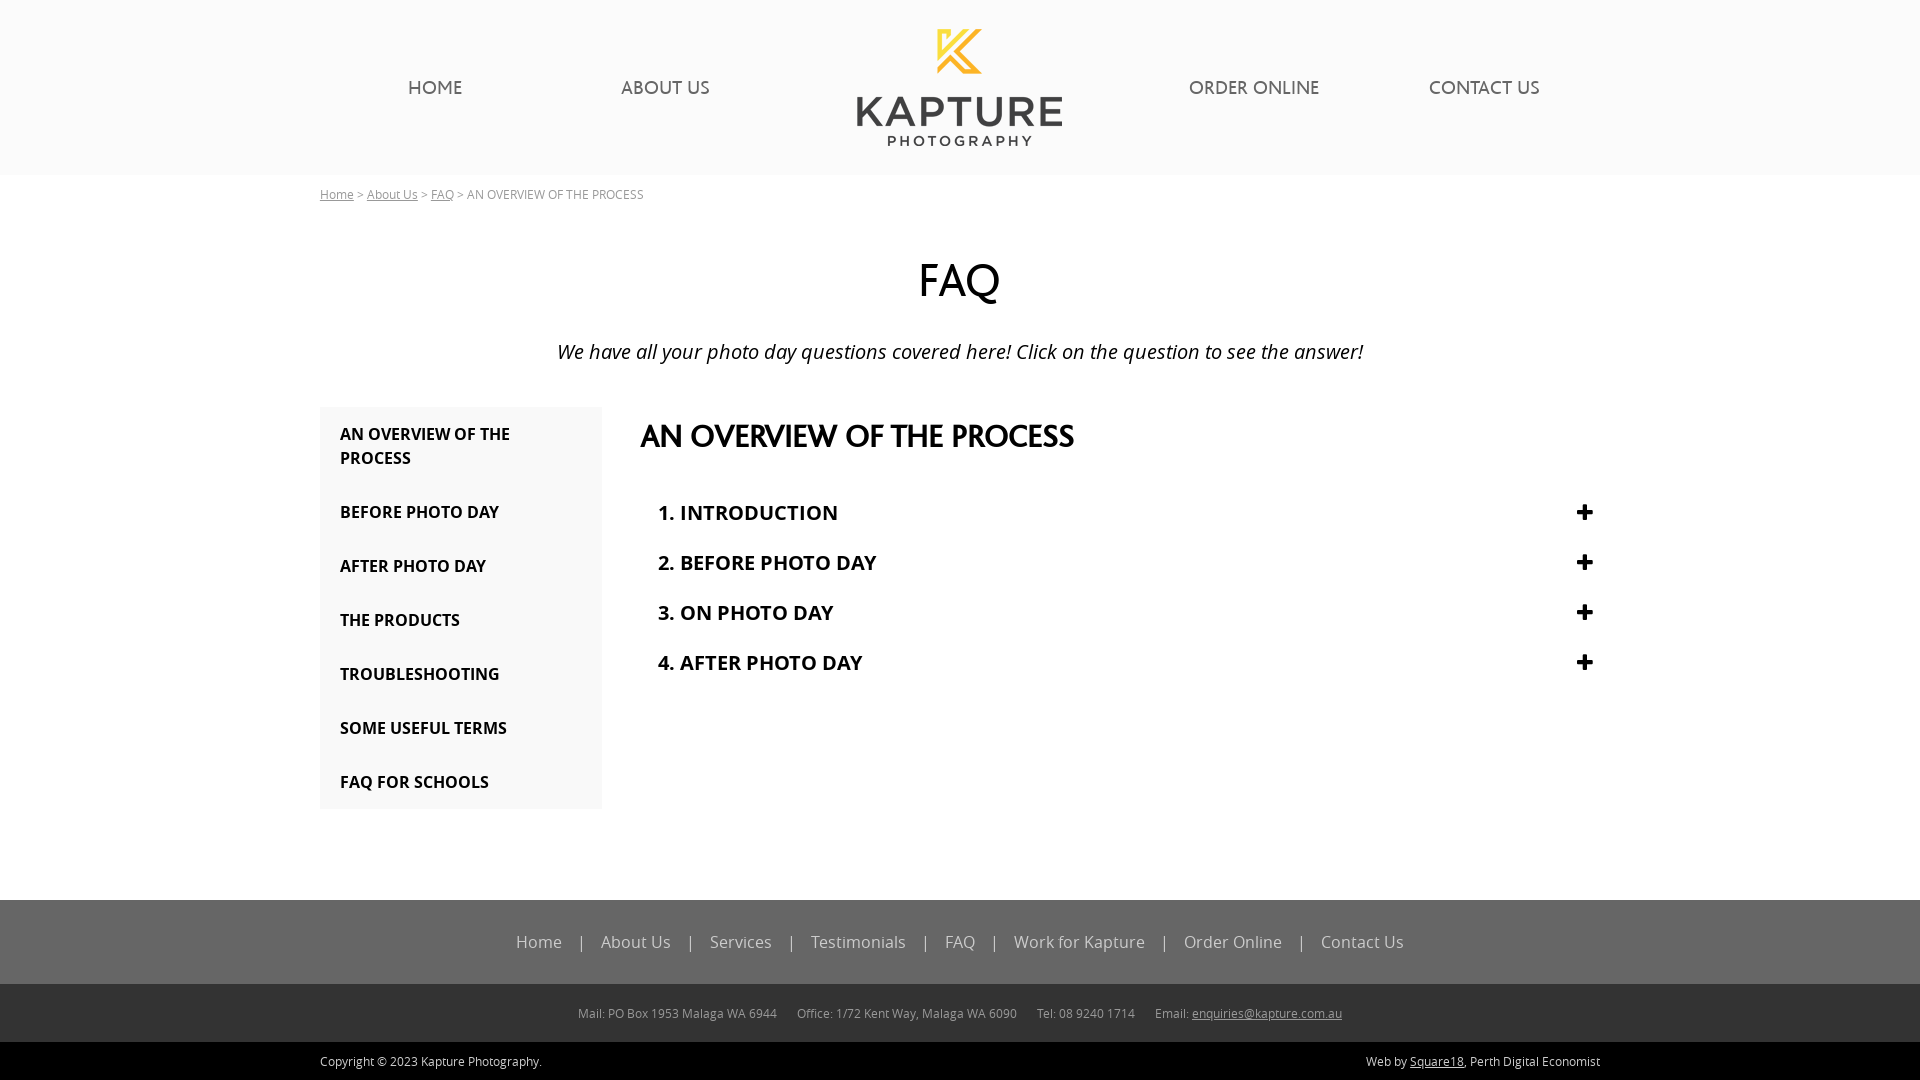  I want to click on 'Square18', so click(1435, 1059).